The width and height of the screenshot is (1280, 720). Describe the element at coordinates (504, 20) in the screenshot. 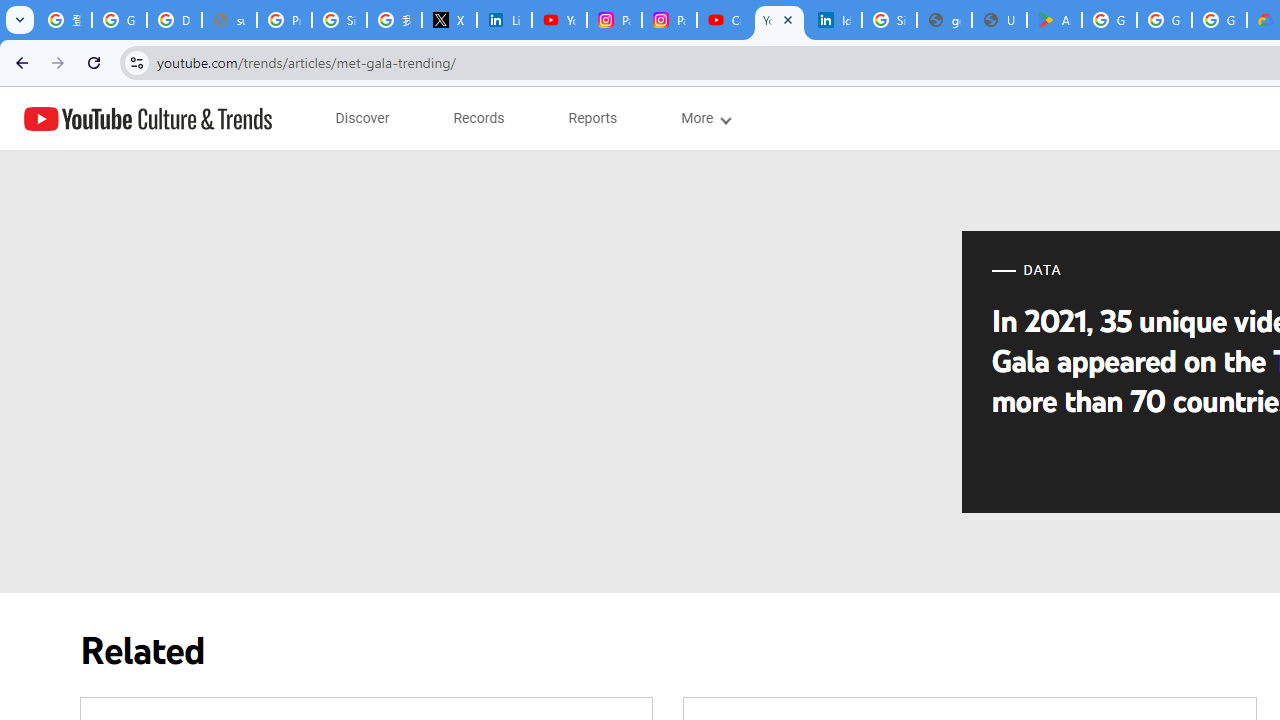

I see `'LinkedIn Privacy Policy'` at that location.